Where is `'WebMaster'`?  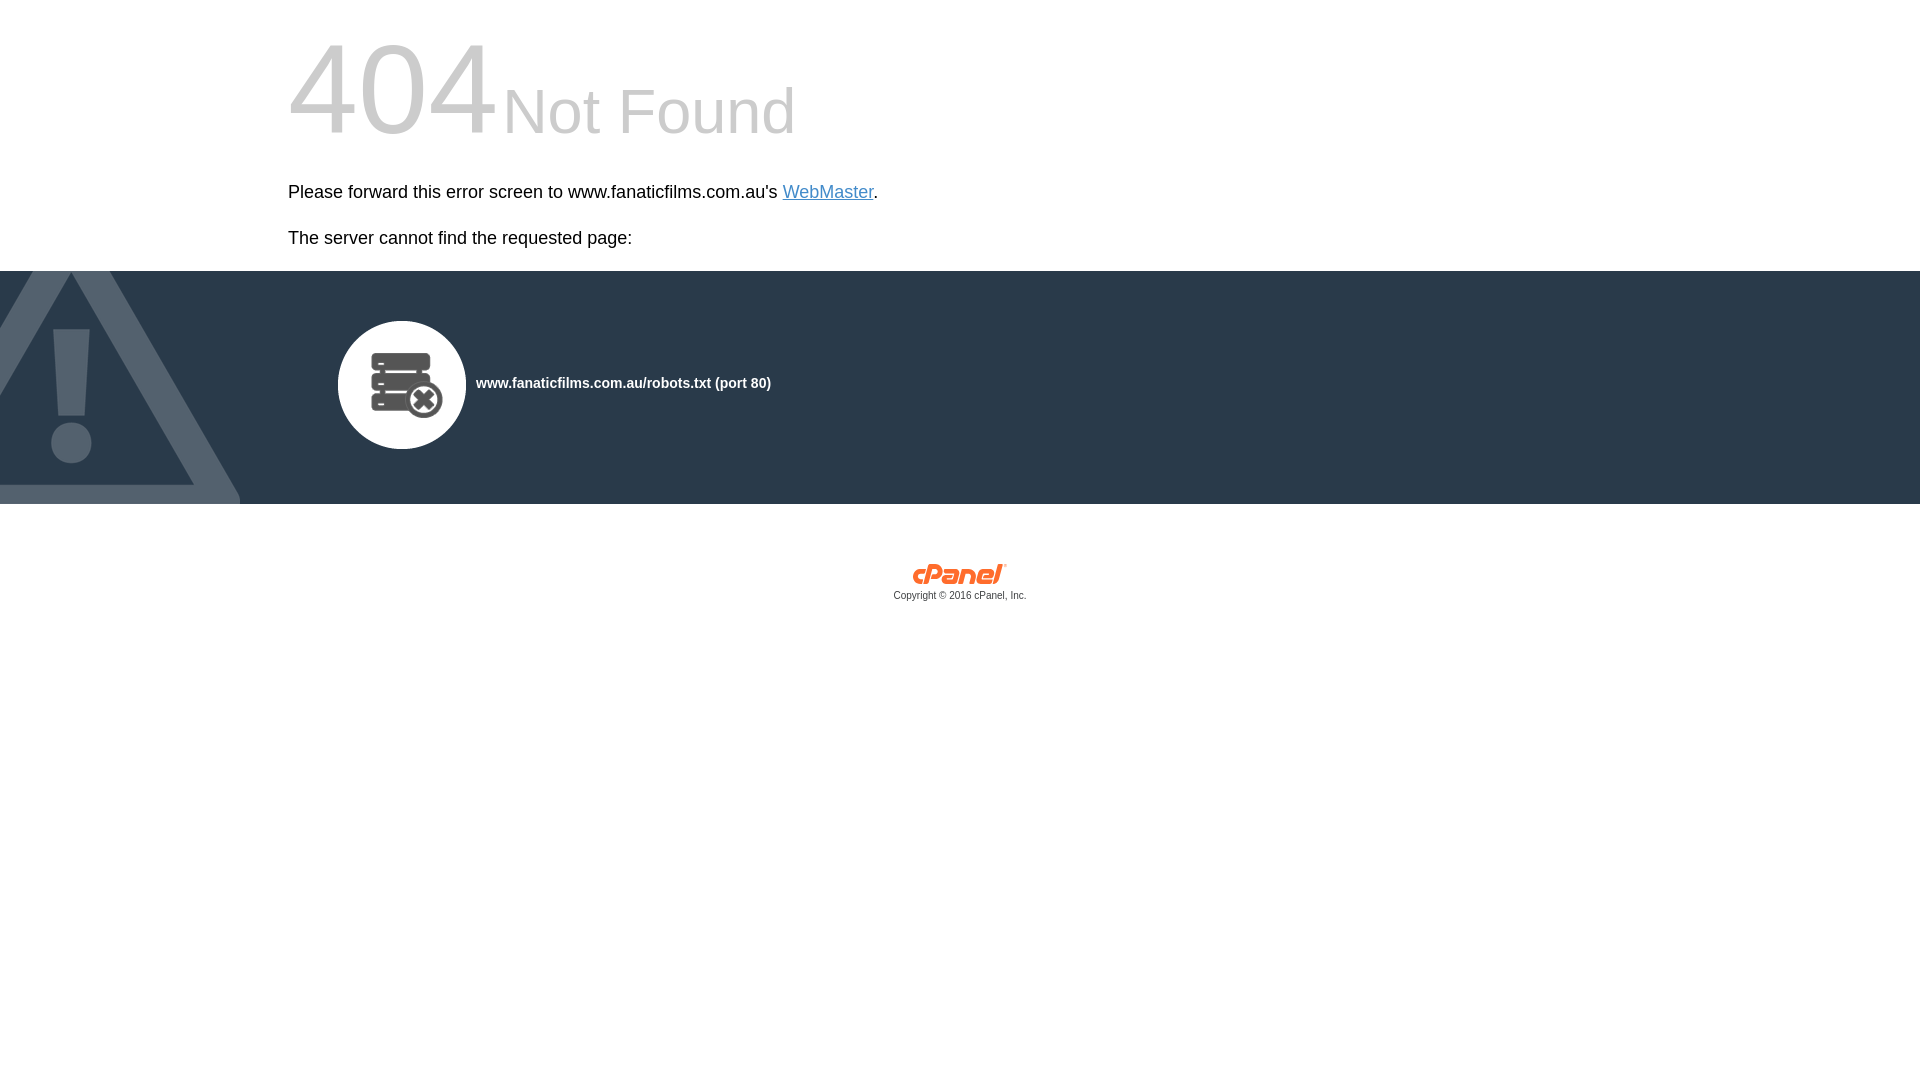 'WebMaster' is located at coordinates (828, 192).